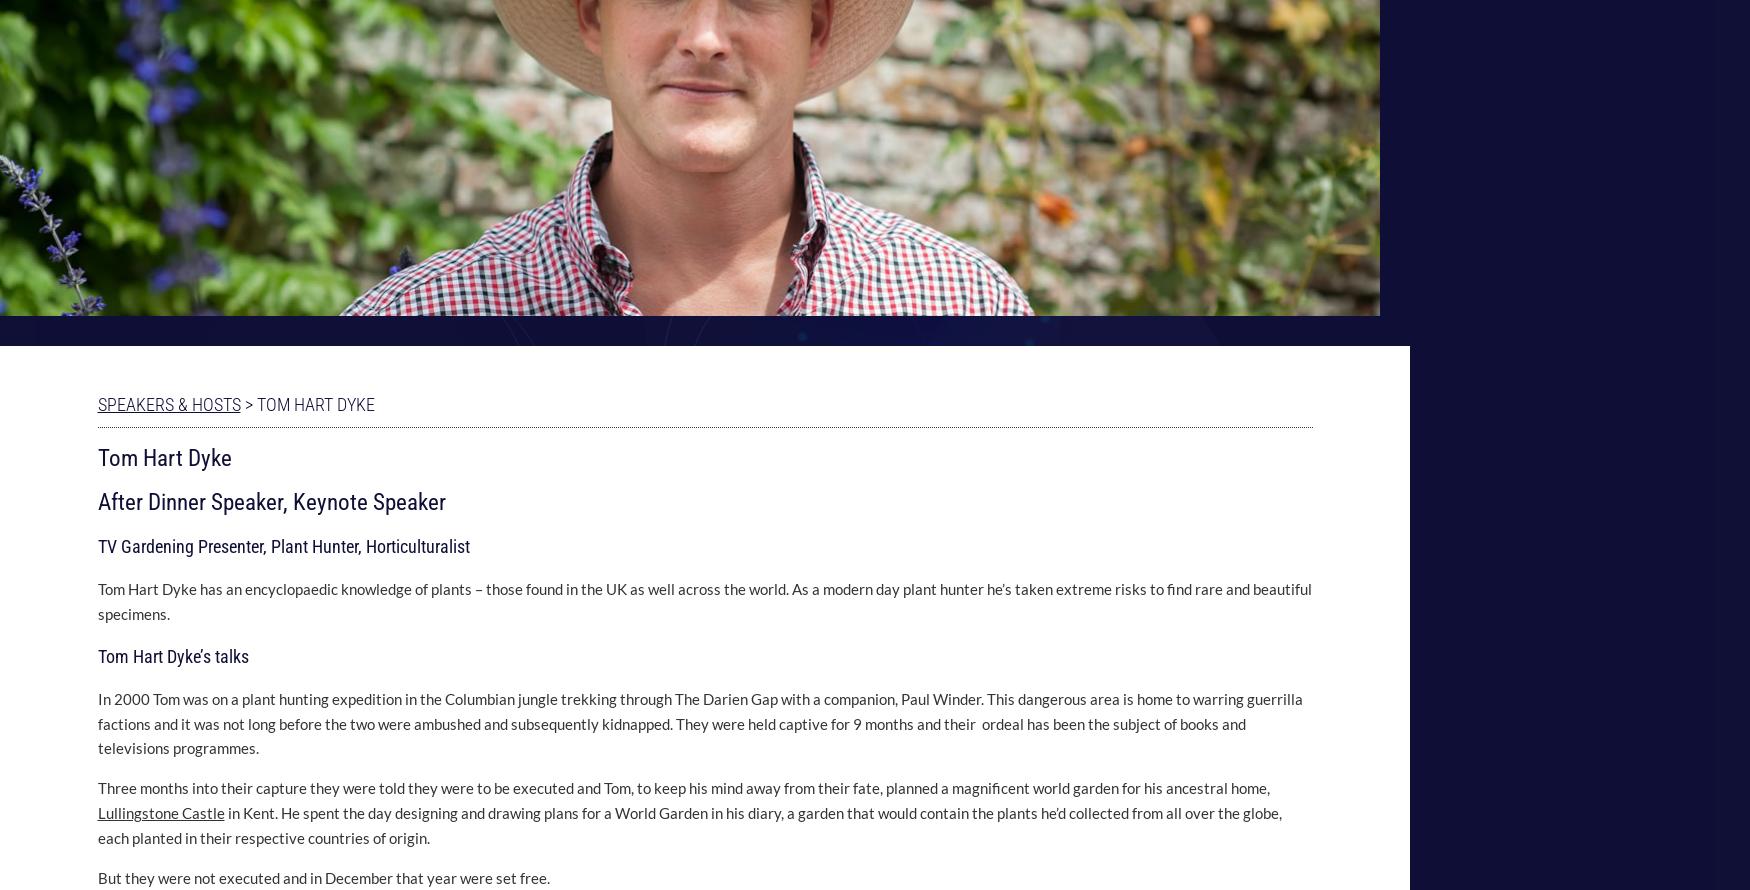 The height and width of the screenshot is (890, 1750). I want to click on '>', so click(247, 402).